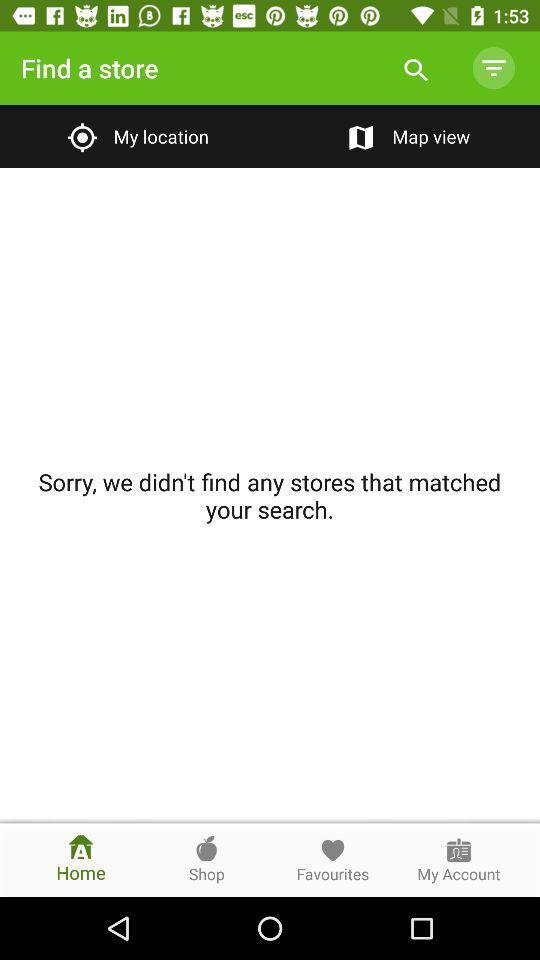 The image size is (540, 960). What do you see at coordinates (135, 135) in the screenshot?
I see `the icon next to the map view item` at bounding box center [135, 135].